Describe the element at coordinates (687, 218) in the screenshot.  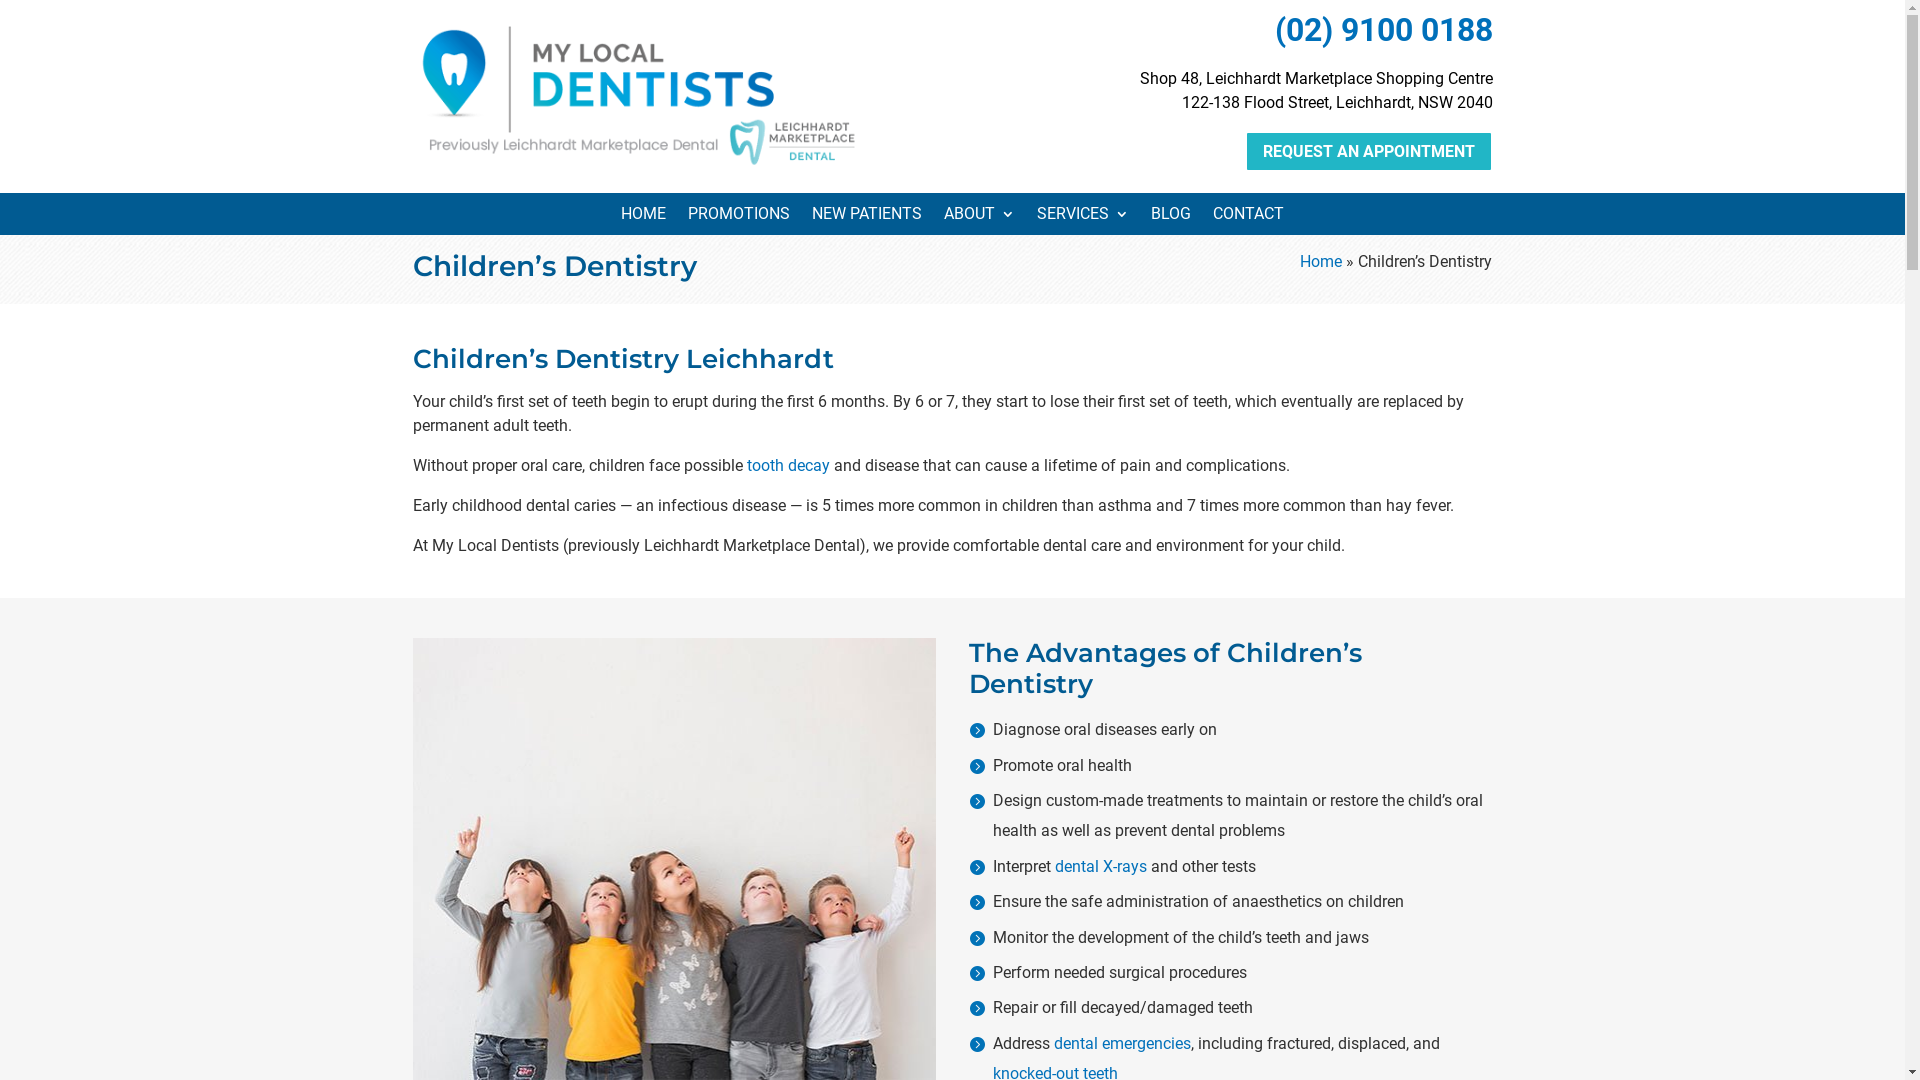
I see `'PROMOTIONS'` at that location.